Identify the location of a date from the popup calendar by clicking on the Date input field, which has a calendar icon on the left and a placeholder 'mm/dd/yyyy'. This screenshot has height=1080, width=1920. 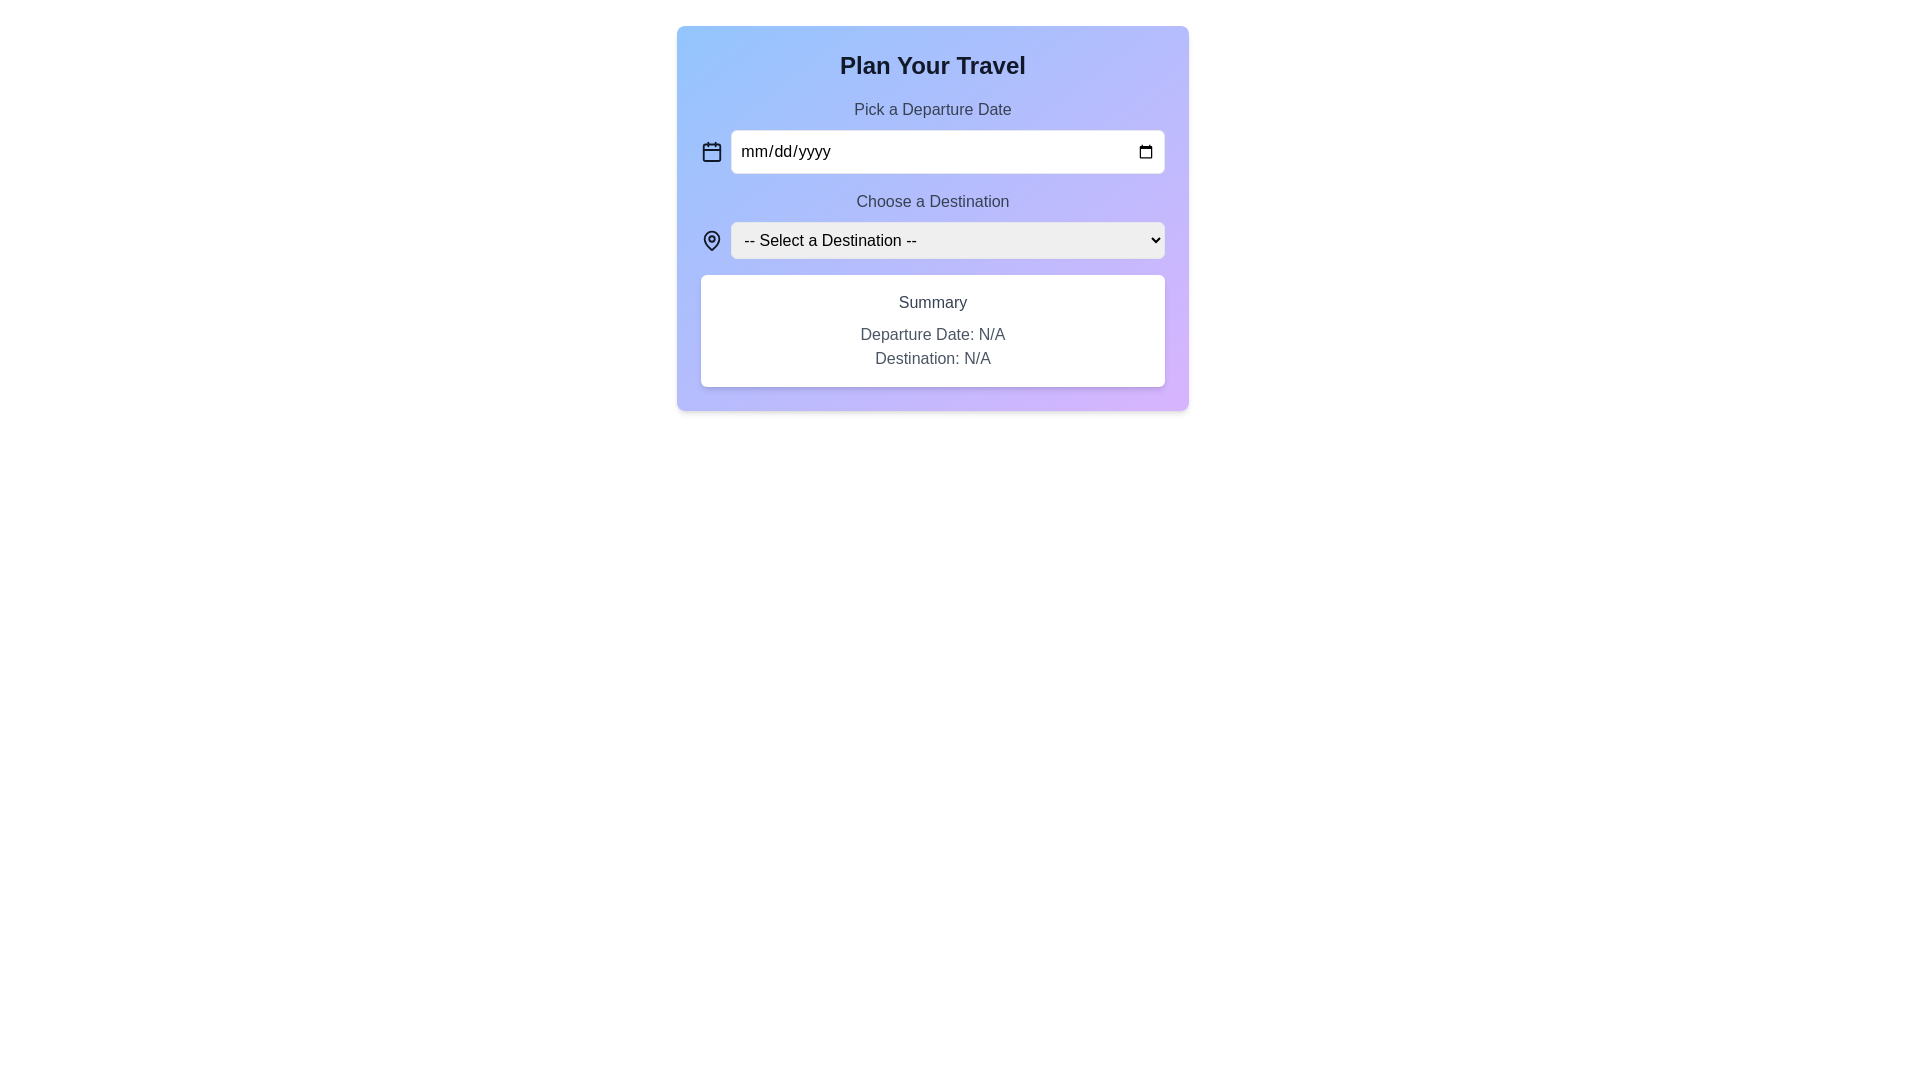
(931, 135).